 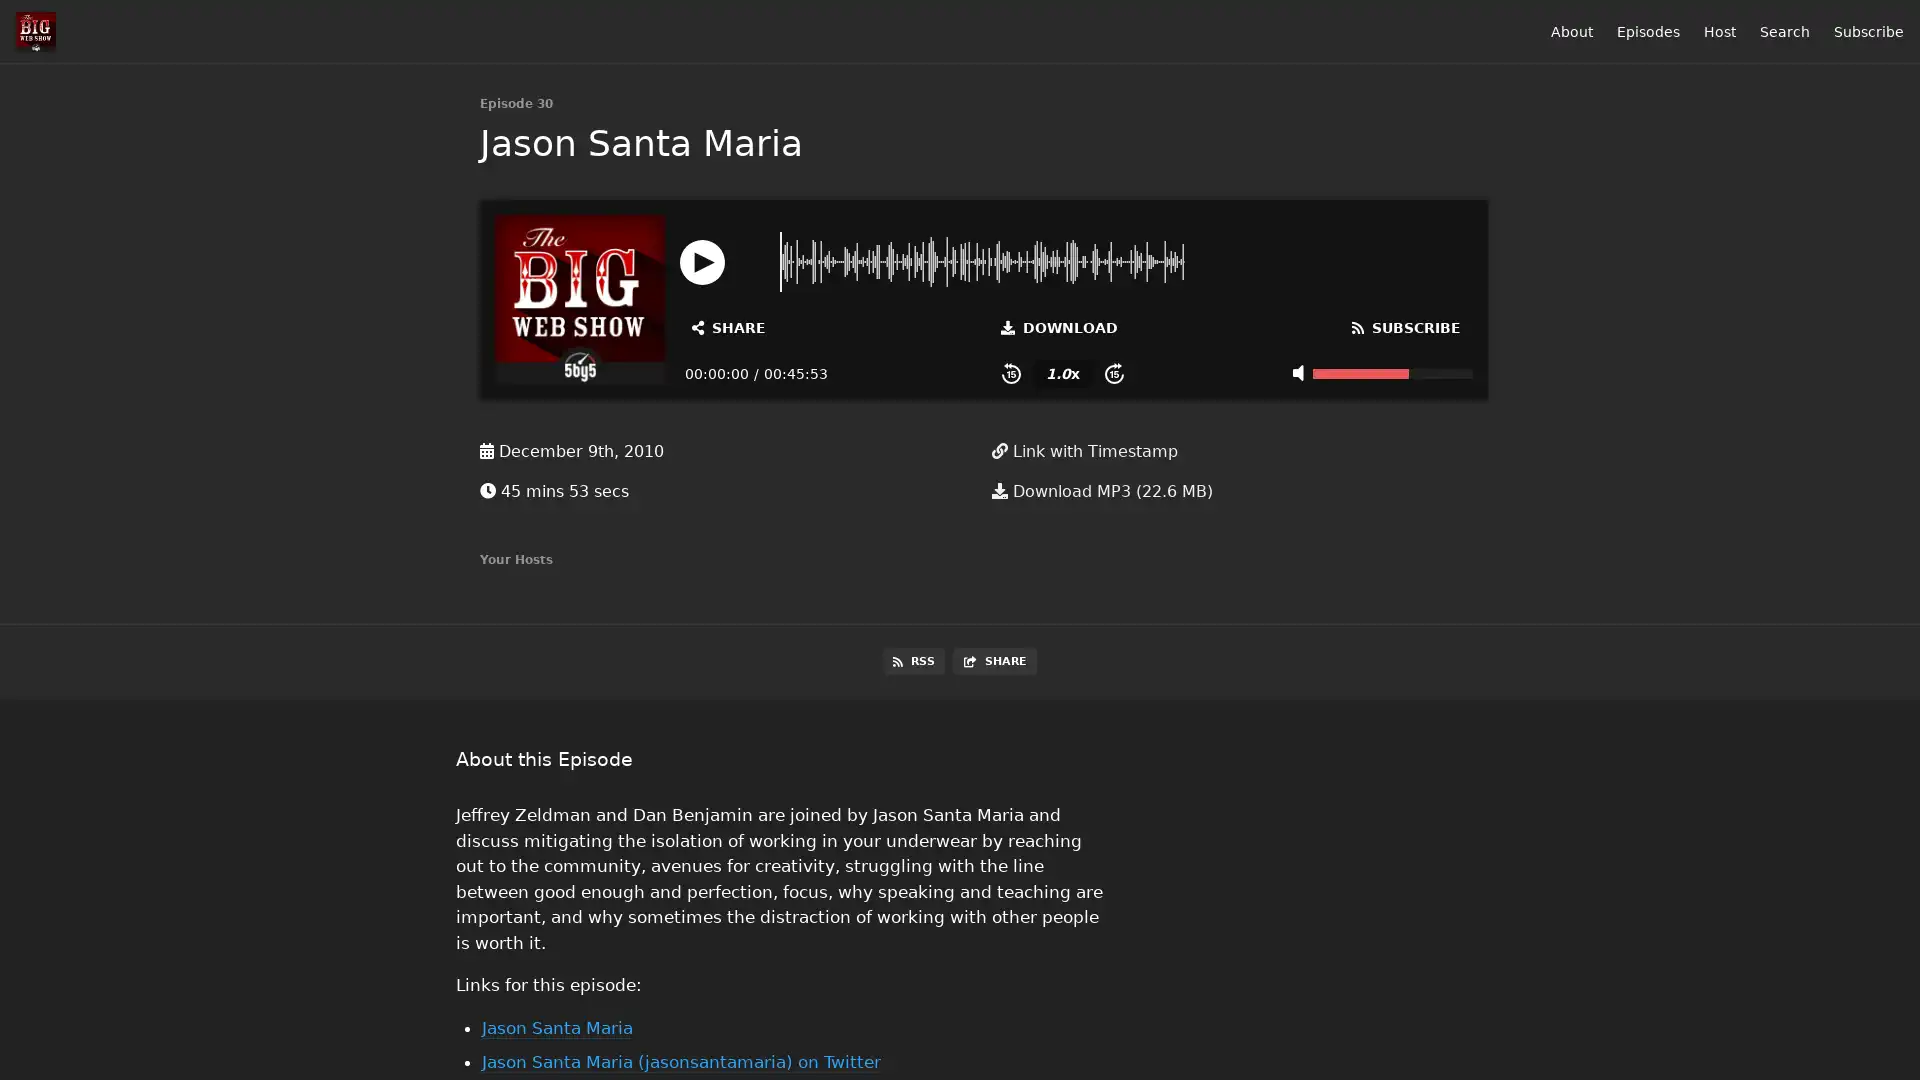 What do you see at coordinates (728, 326) in the screenshot?
I see `Open Share and Subscribe Dialog` at bounding box center [728, 326].